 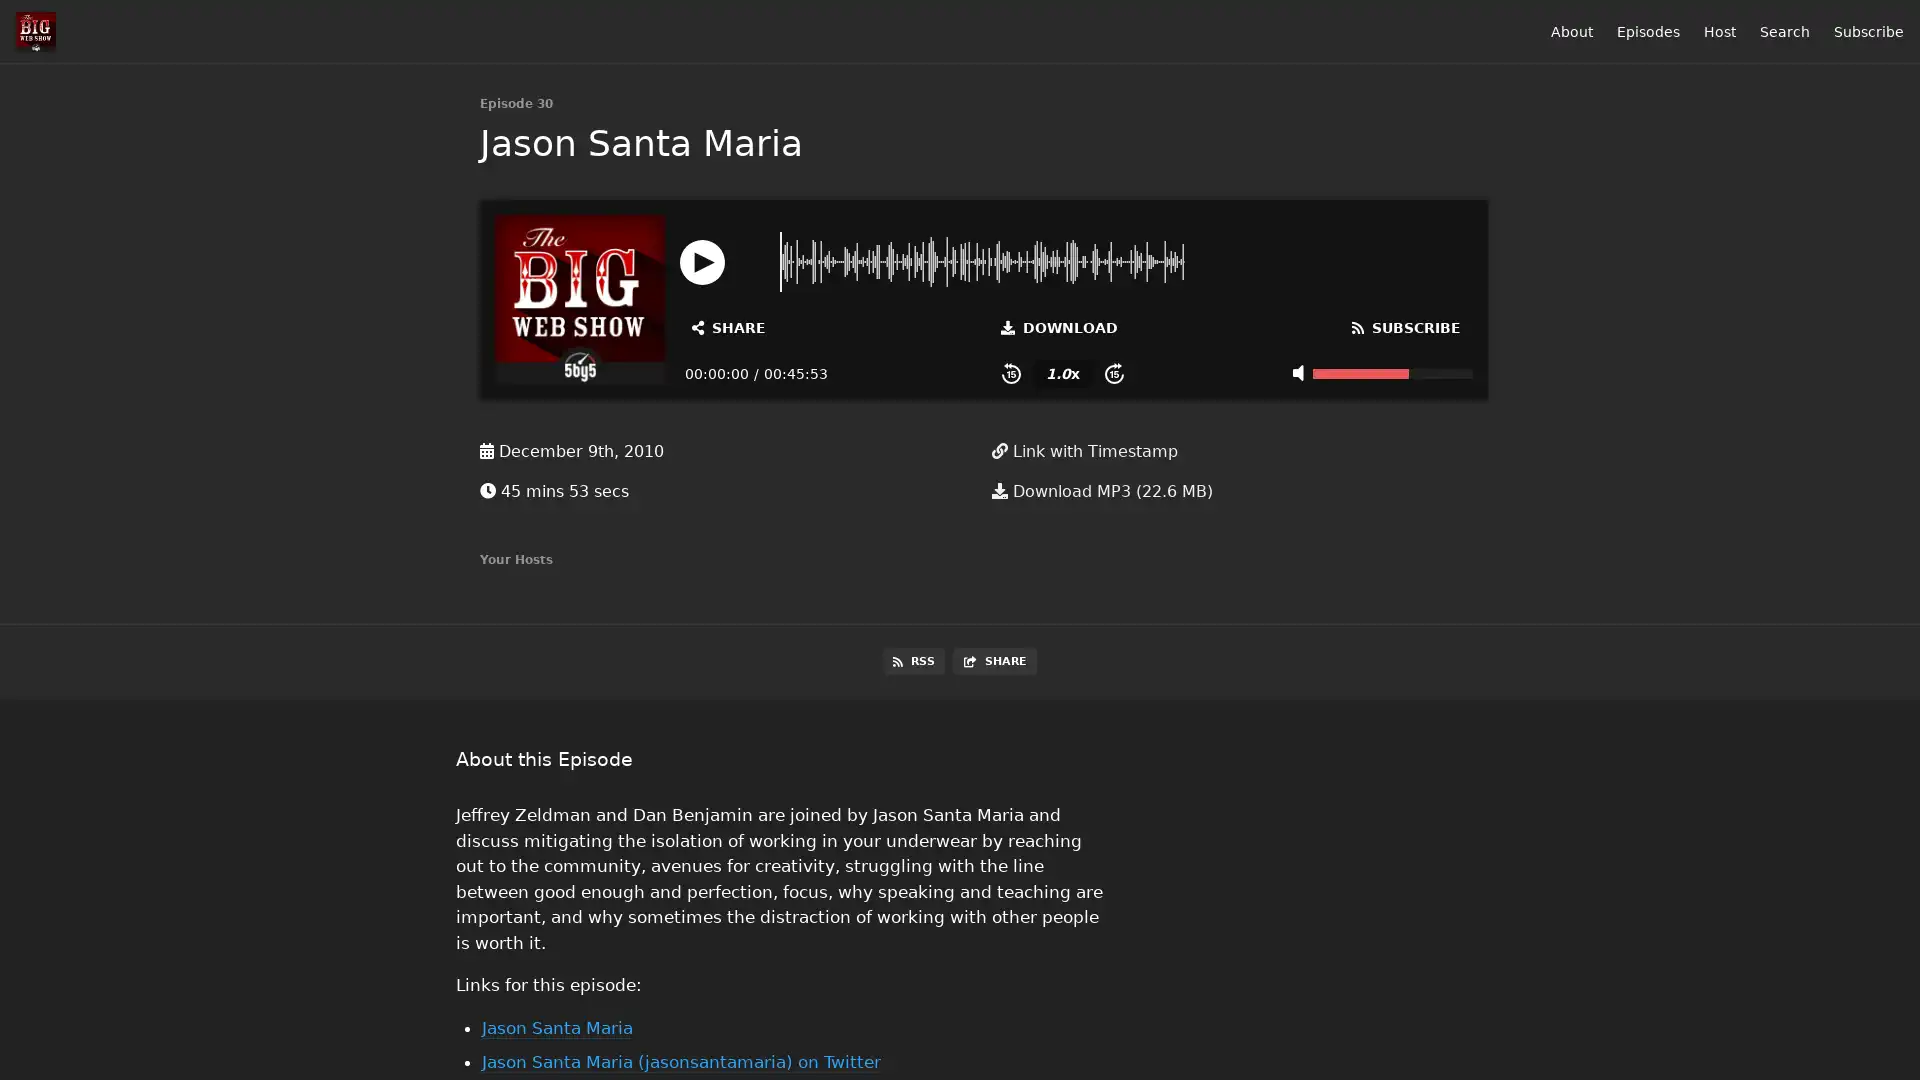 What do you see at coordinates (728, 326) in the screenshot?
I see `Open Share and Subscribe Dialog` at bounding box center [728, 326].